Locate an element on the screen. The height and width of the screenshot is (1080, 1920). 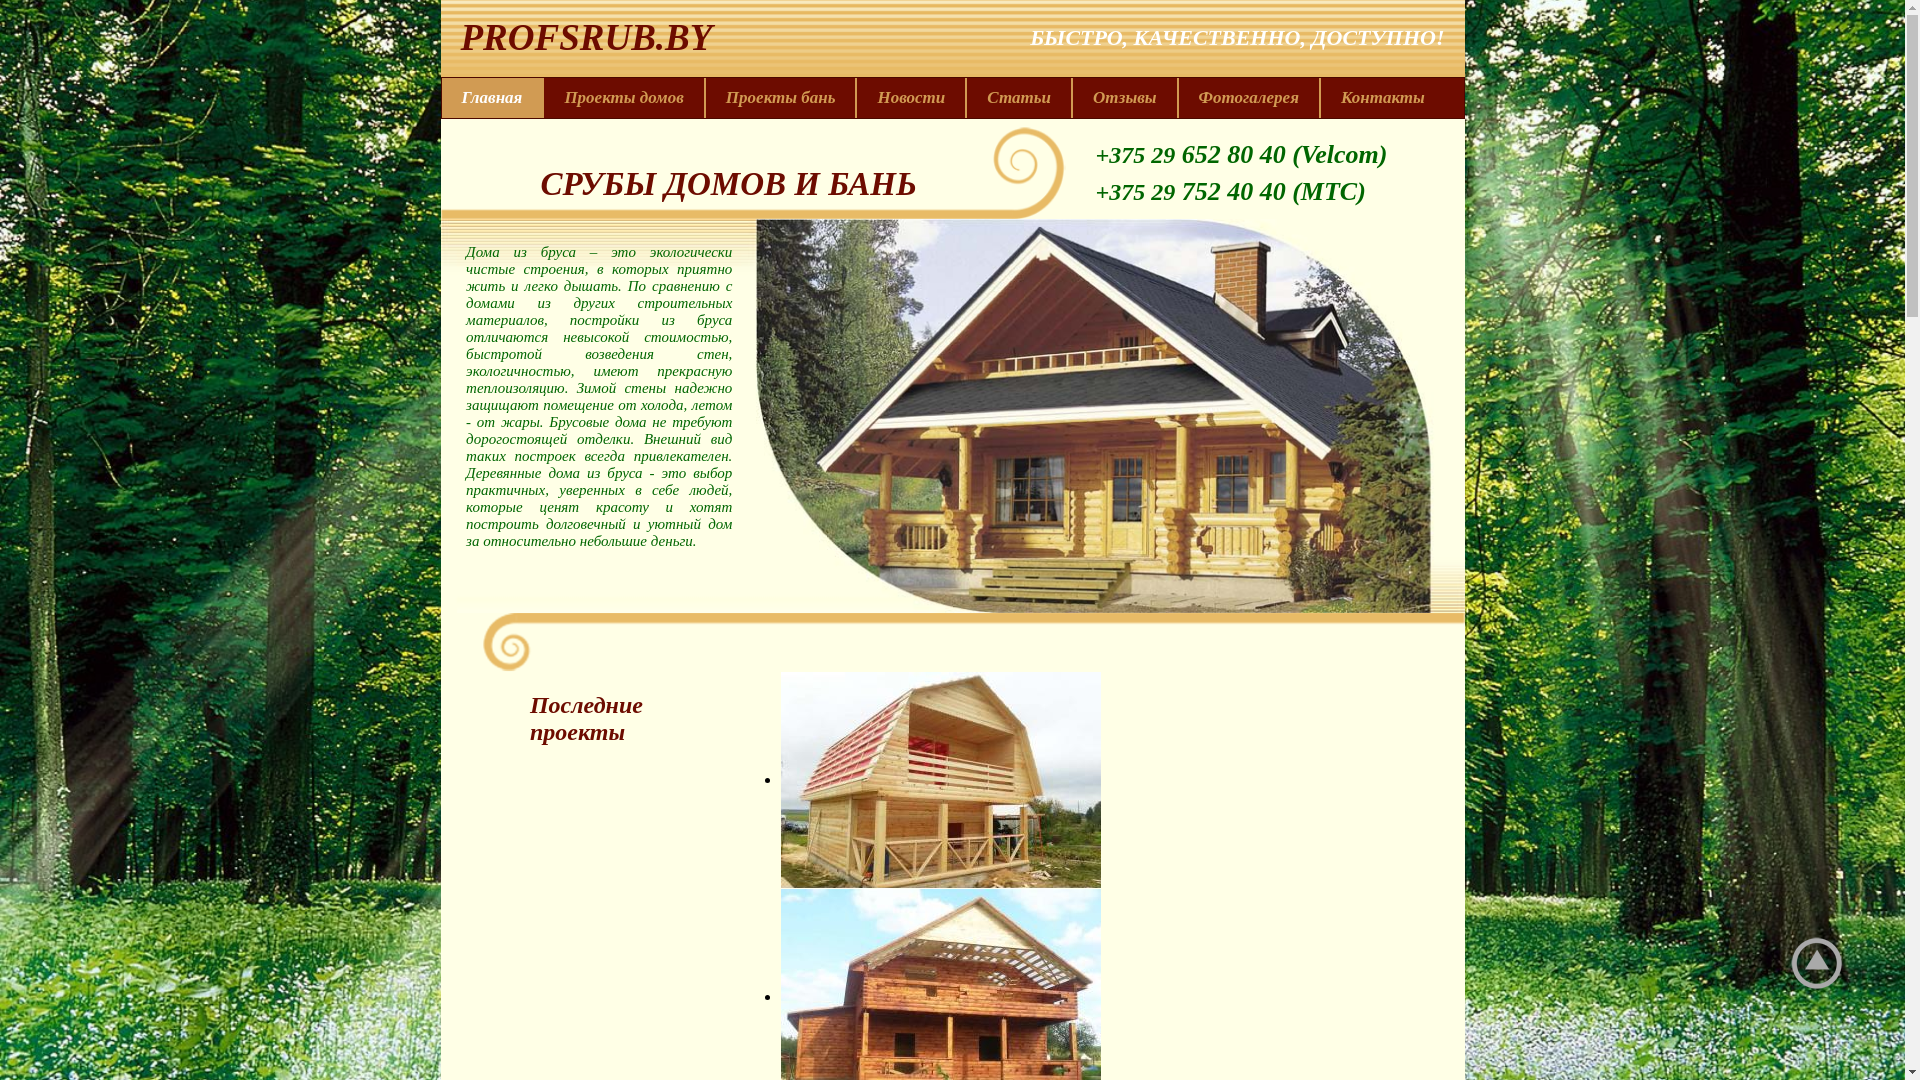
'PROFSRUB.BY' is located at coordinates (575, 37).